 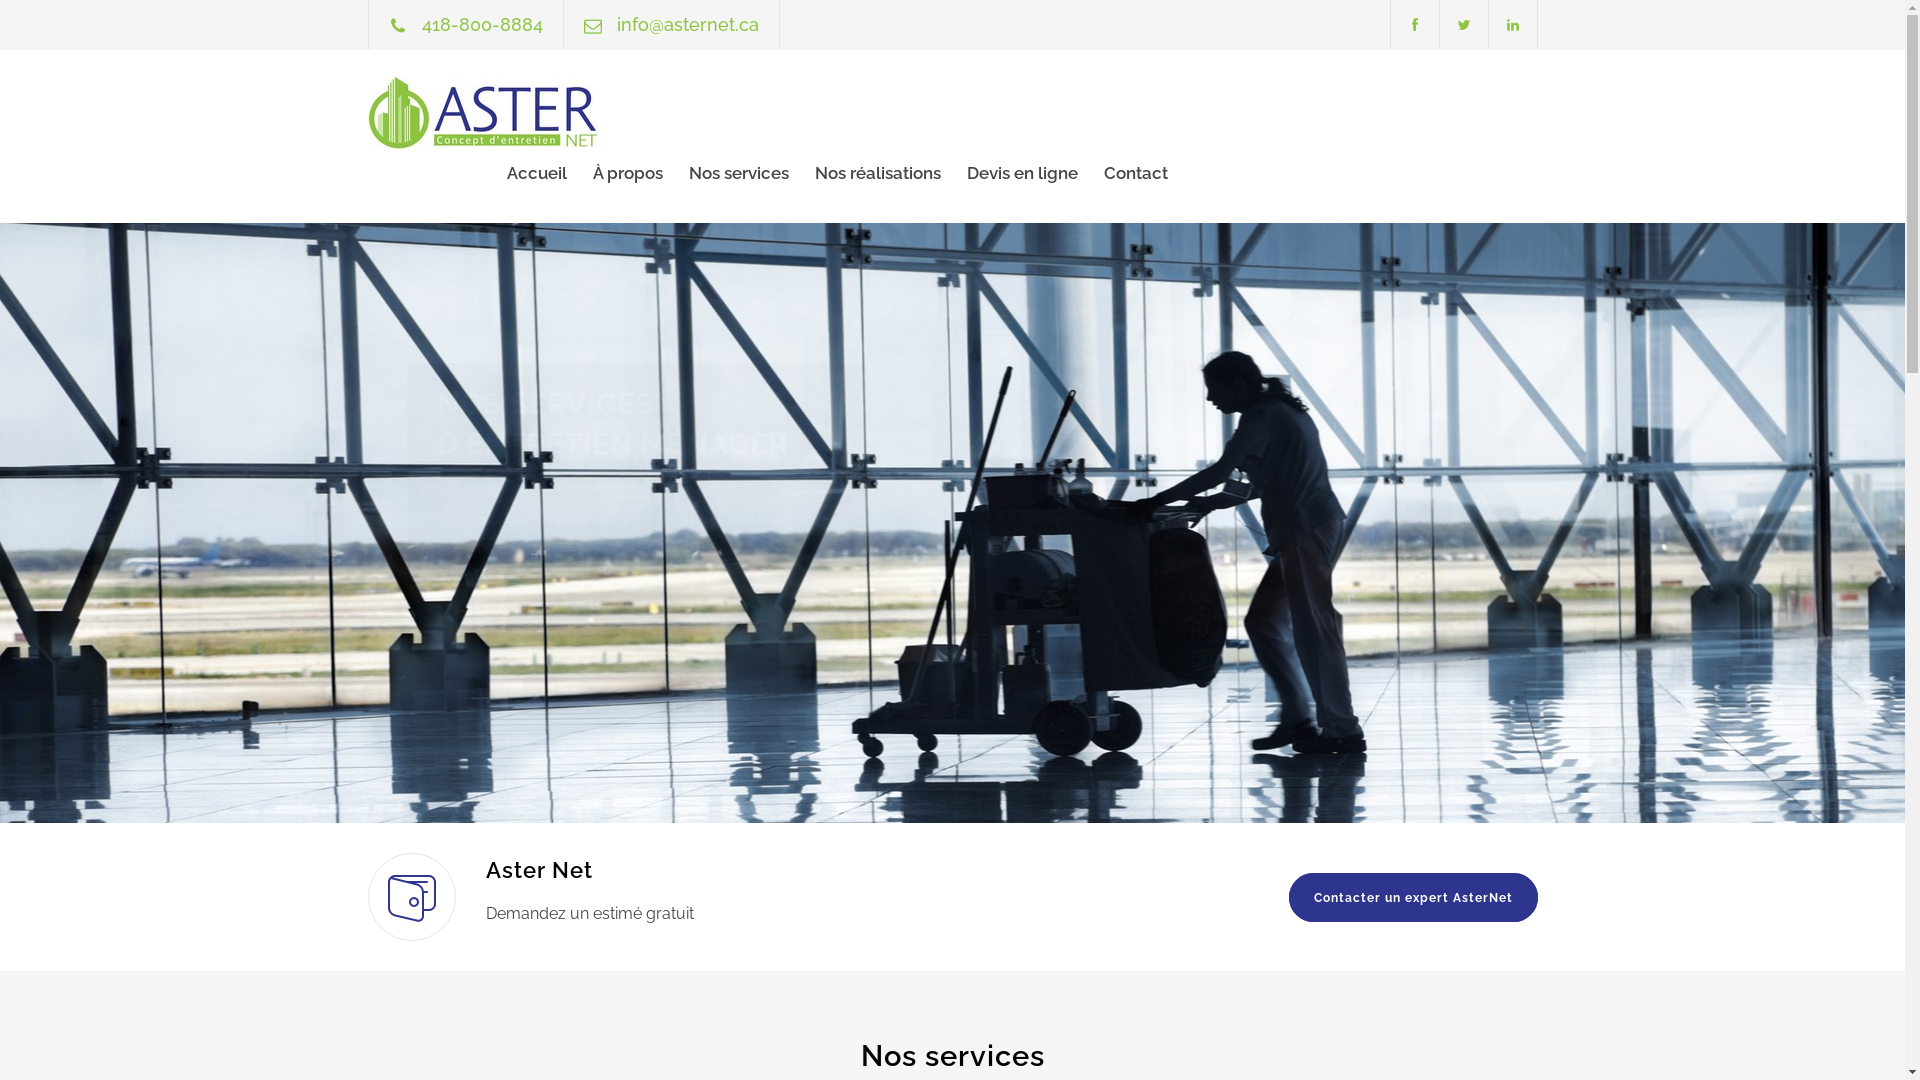 What do you see at coordinates (1287, 896) in the screenshot?
I see `'Contacter un expert AsterNet'` at bounding box center [1287, 896].